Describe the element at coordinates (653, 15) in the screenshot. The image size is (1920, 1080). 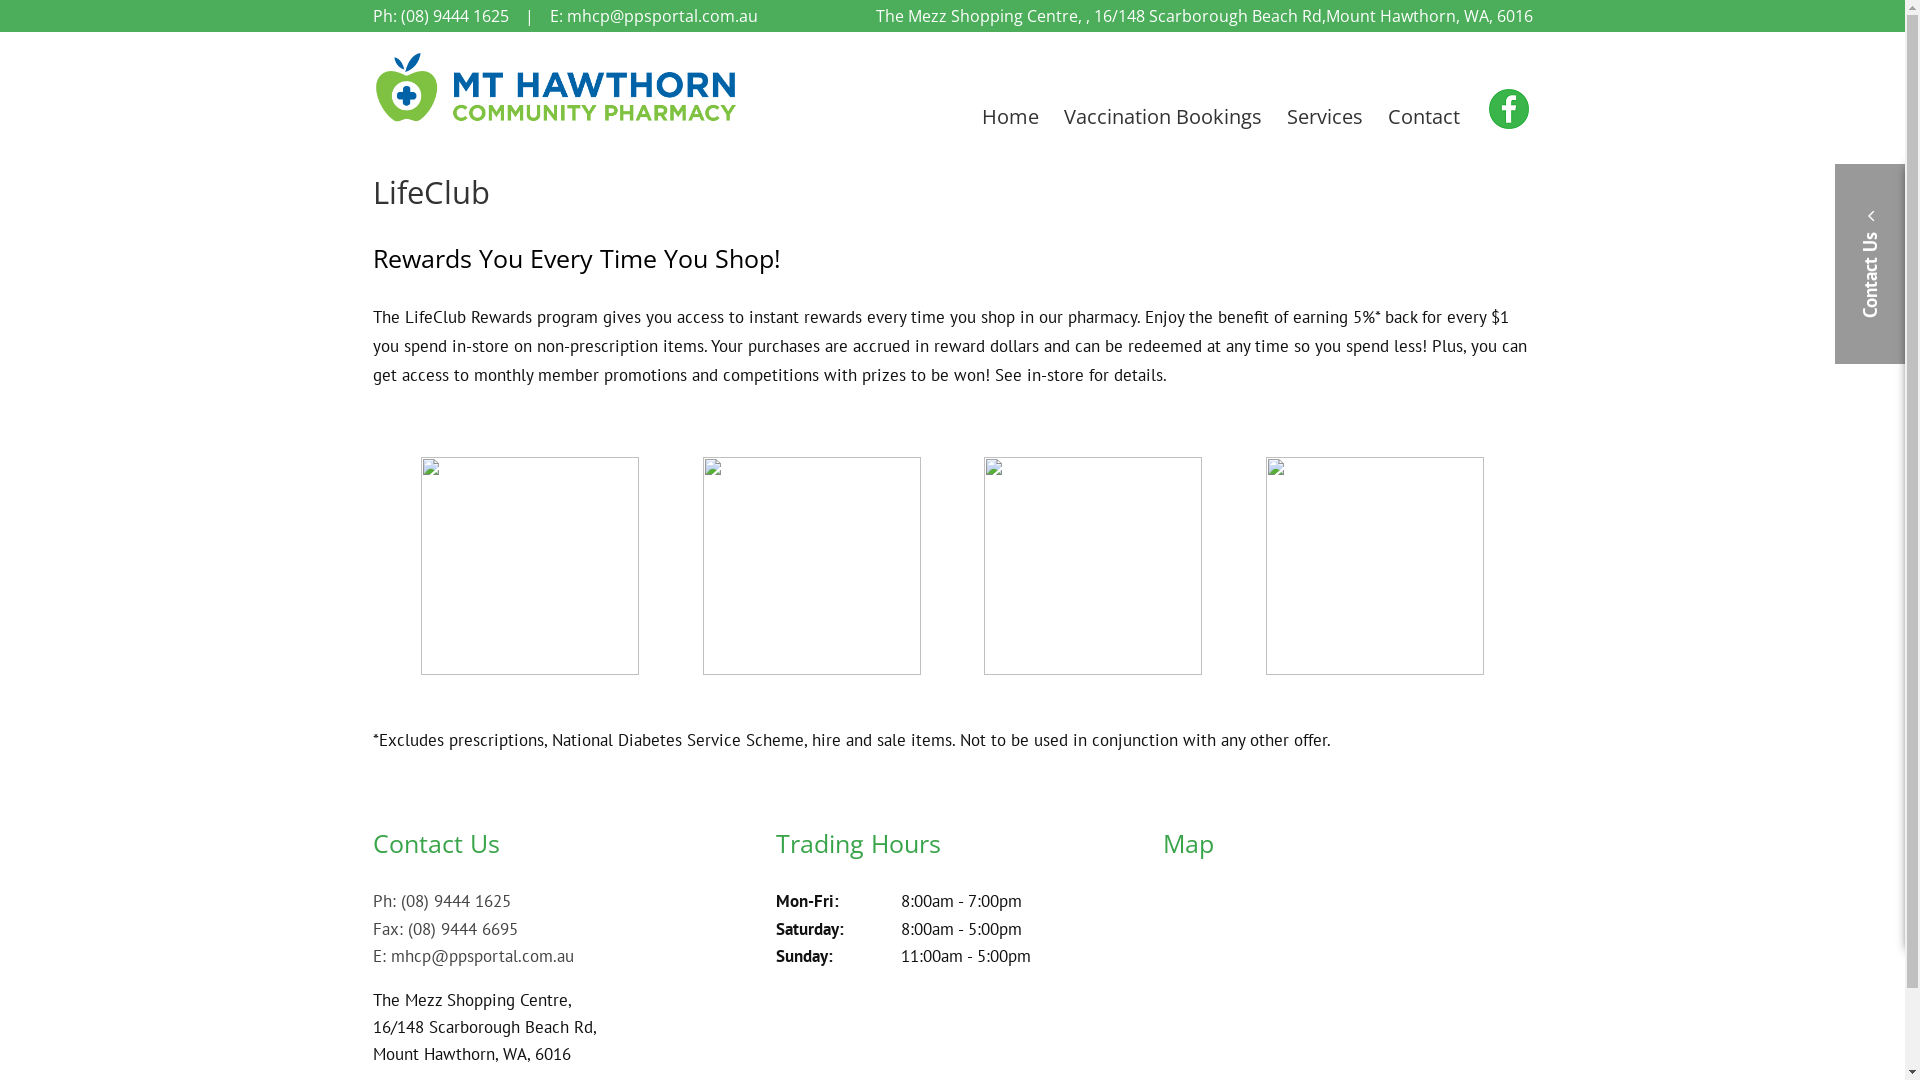
I see `'E: mhcp@ppsportal.com.au'` at that location.